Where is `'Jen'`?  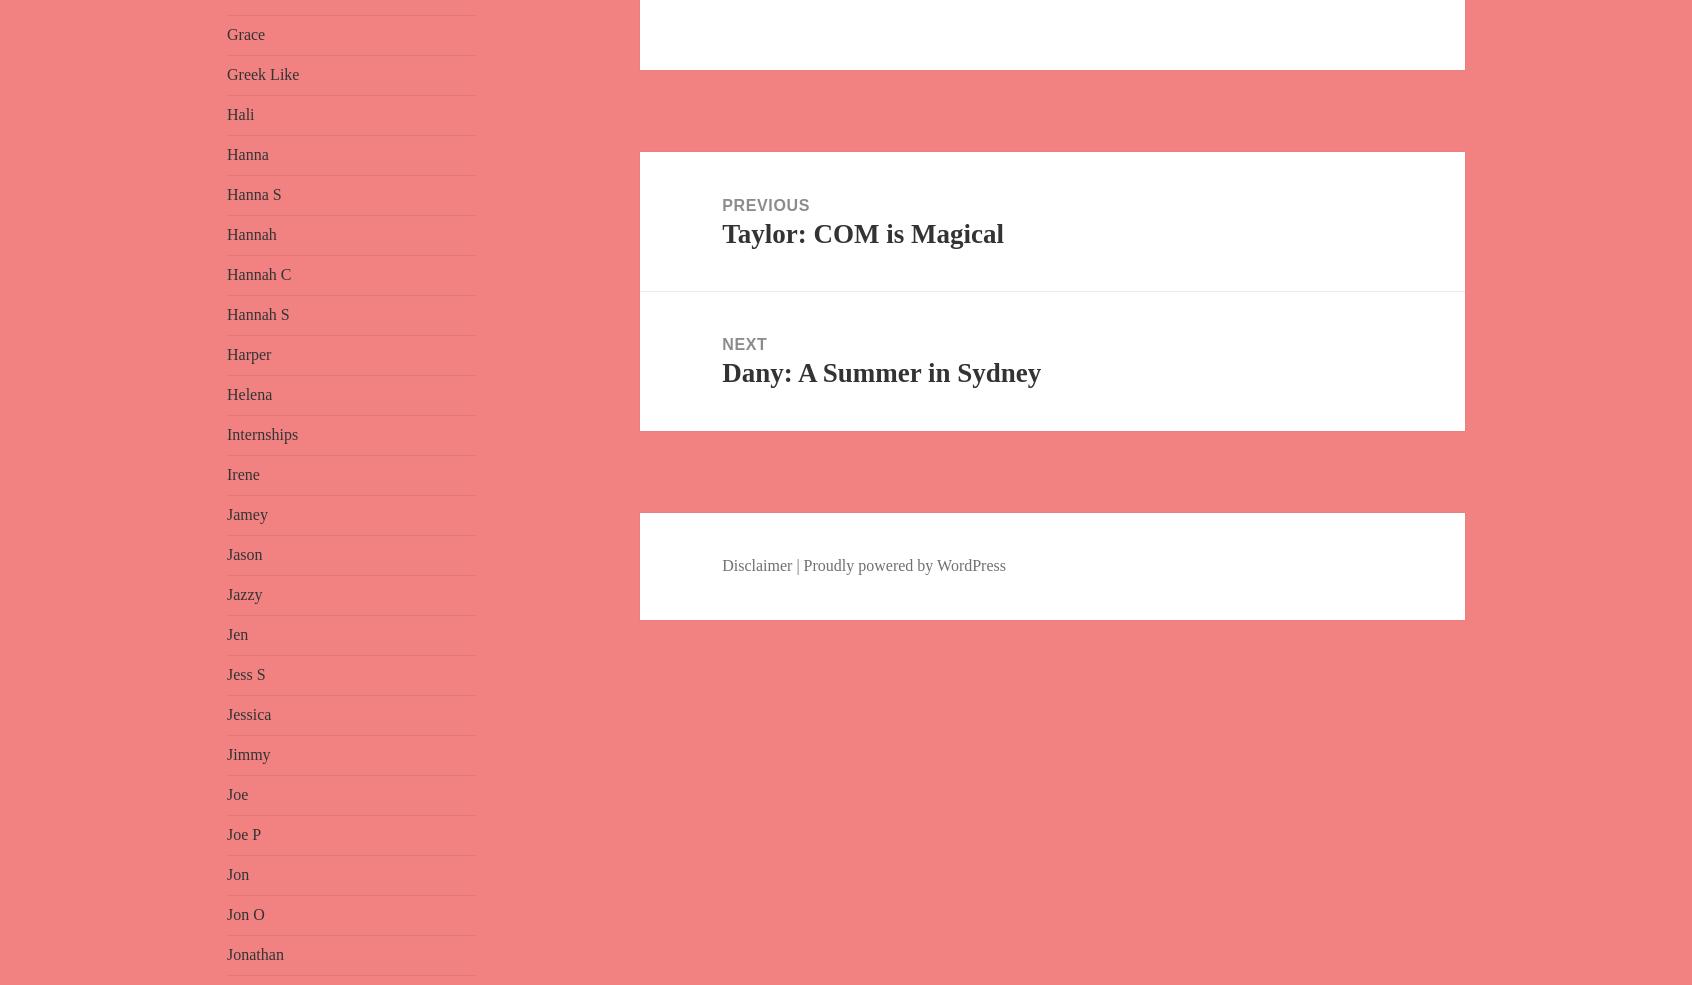
'Jen' is located at coordinates (237, 633).